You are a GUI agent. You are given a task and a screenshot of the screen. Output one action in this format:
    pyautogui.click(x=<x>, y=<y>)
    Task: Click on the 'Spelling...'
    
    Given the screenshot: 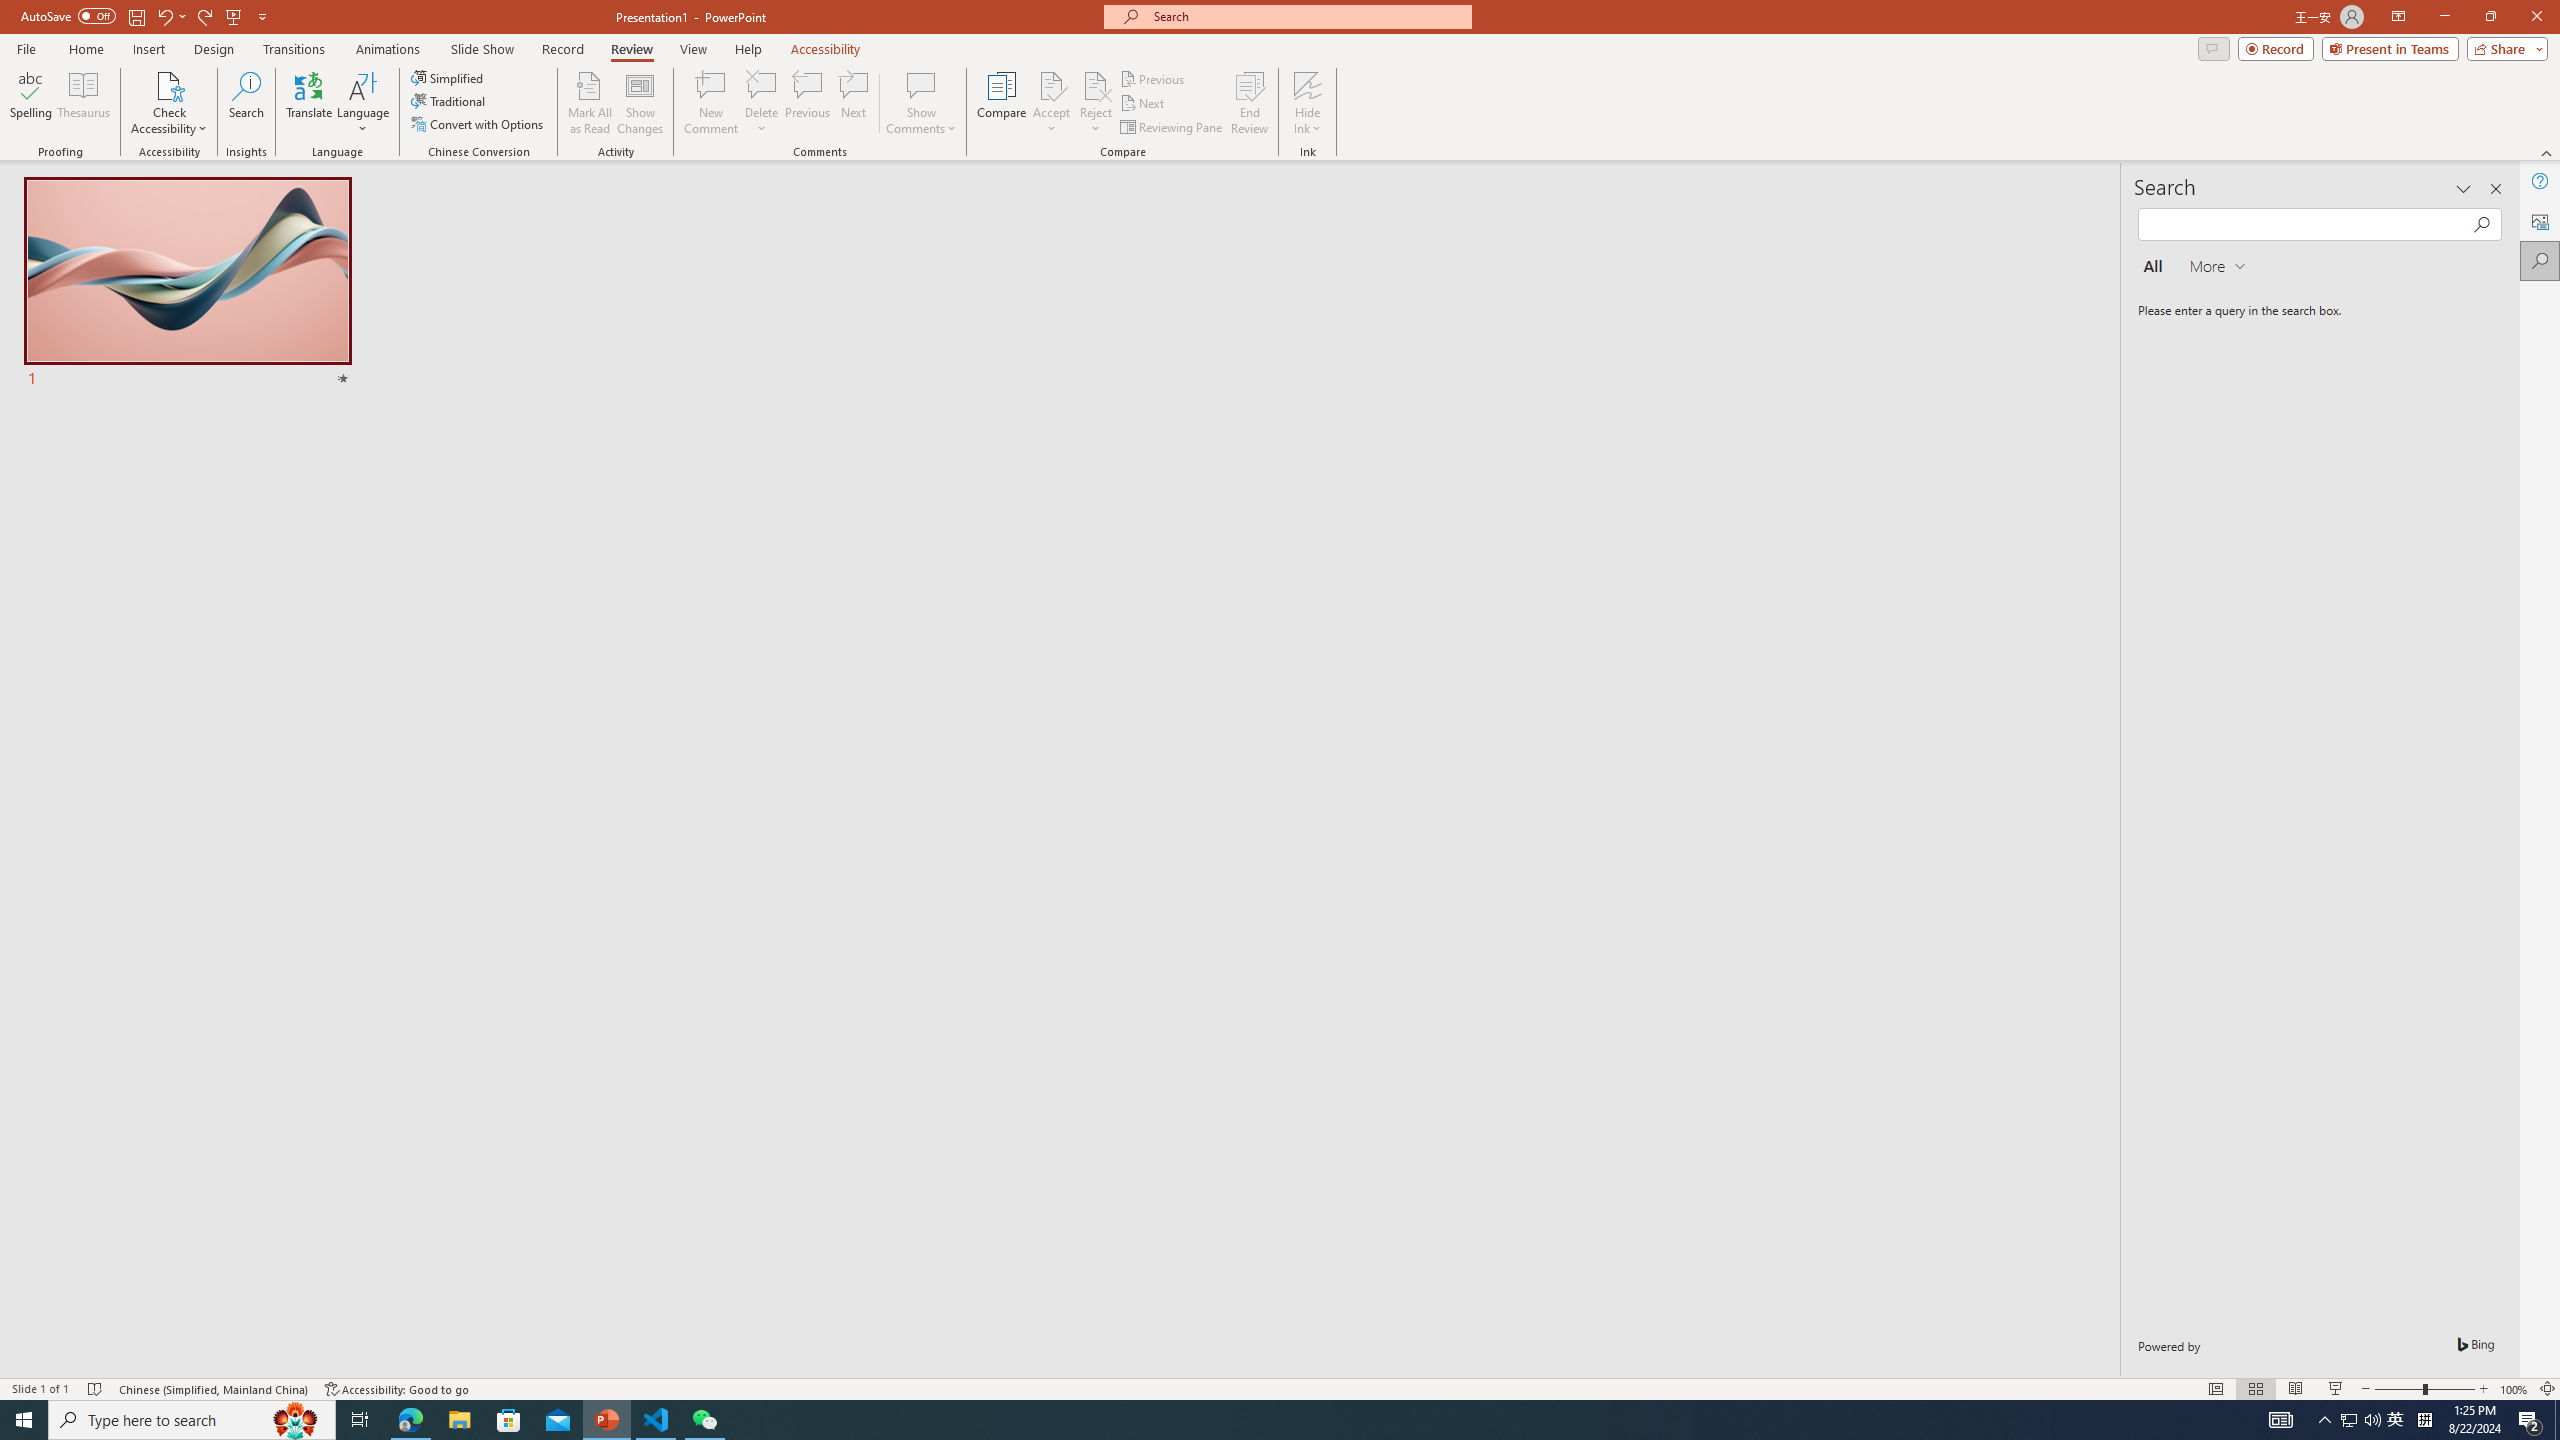 What is the action you would take?
    pyautogui.click(x=29, y=103)
    